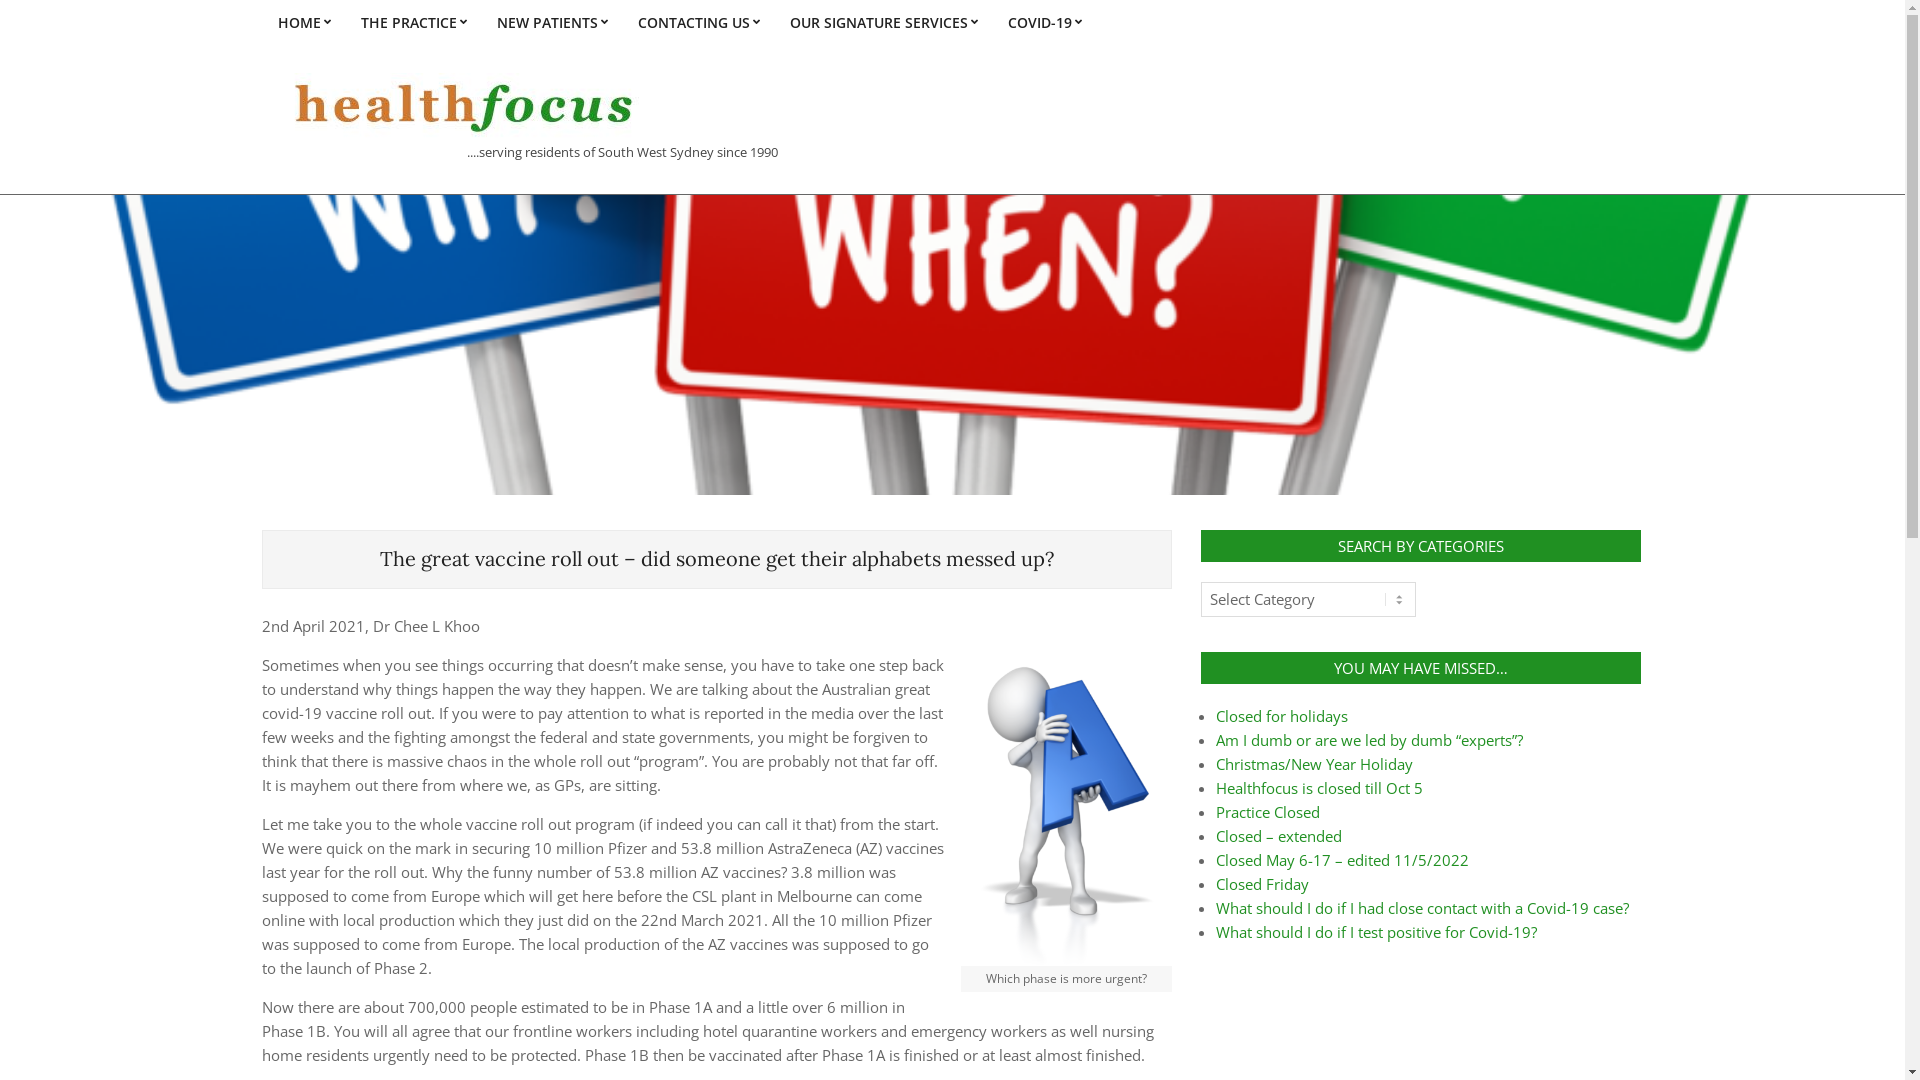 The height and width of the screenshot is (1080, 1920). I want to click on 'Closed Friday', so click(1261, 882).